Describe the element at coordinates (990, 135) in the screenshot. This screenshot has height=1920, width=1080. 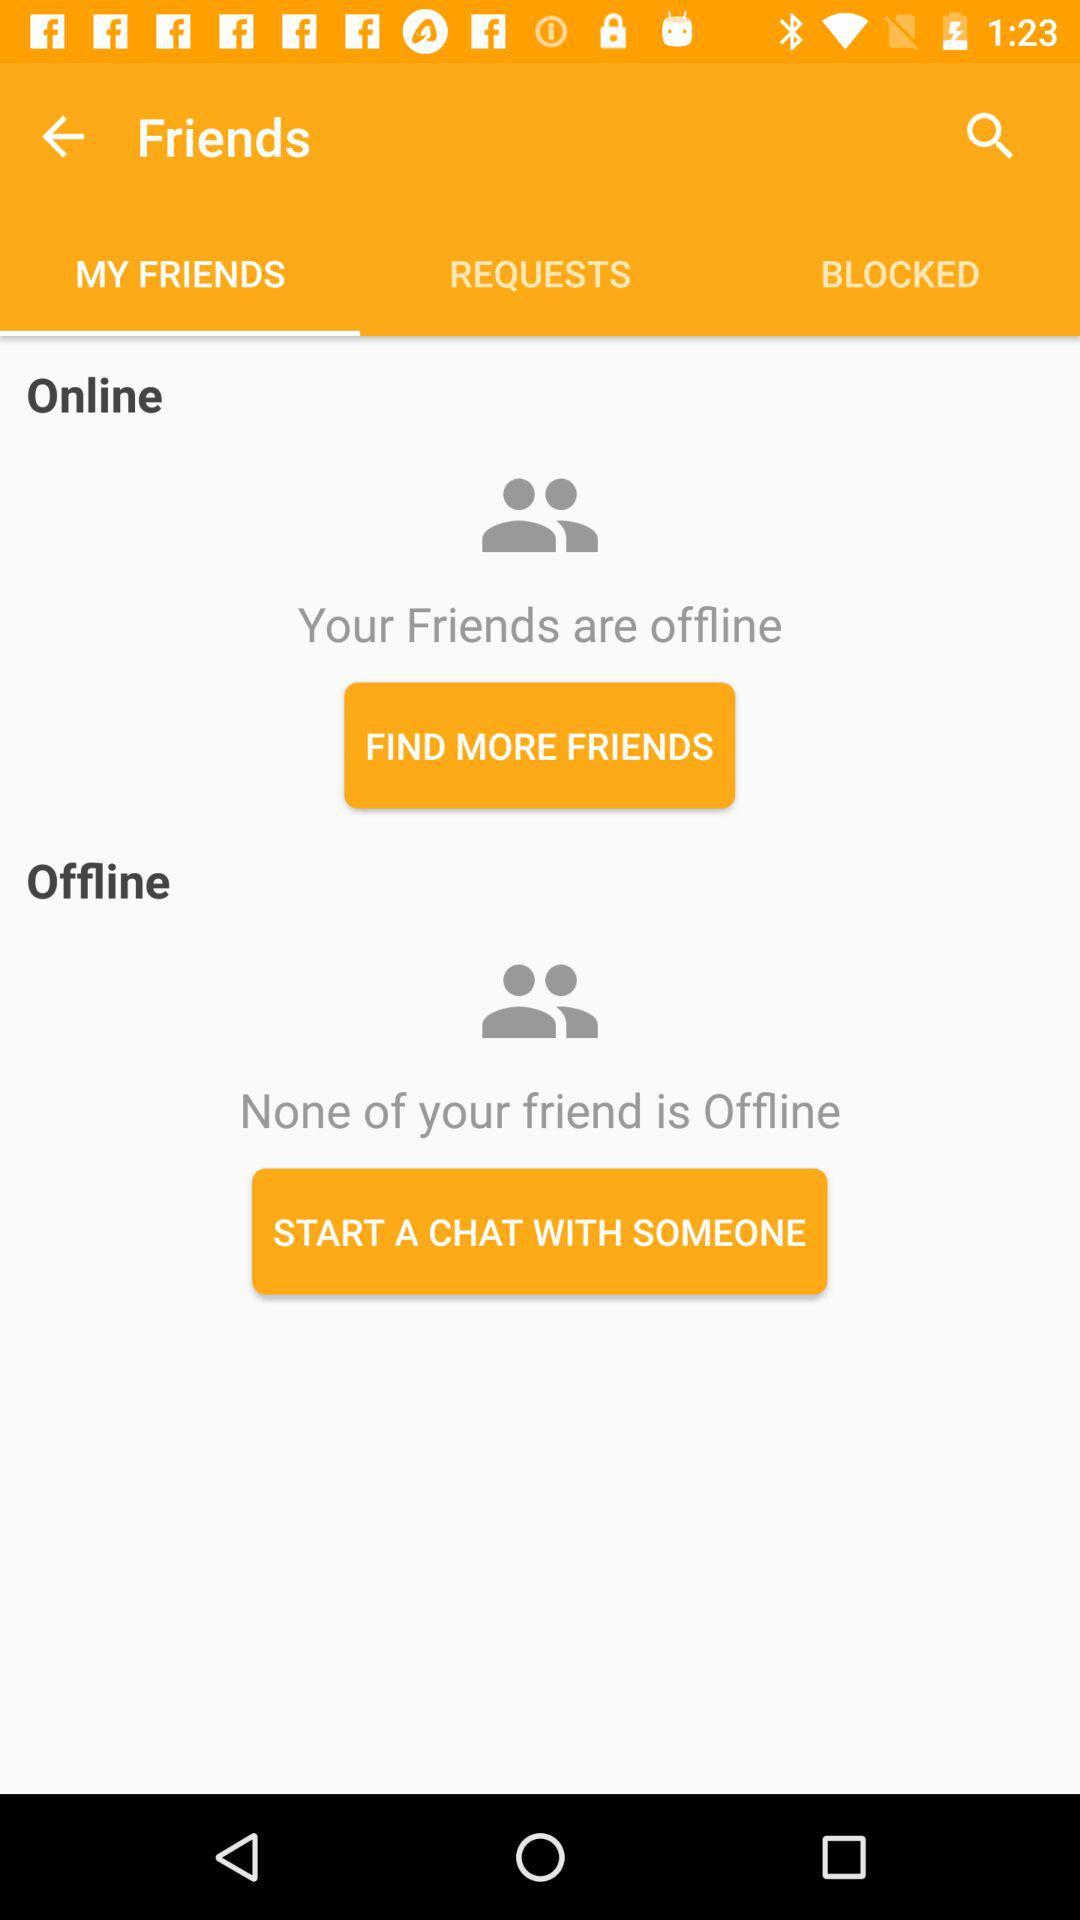
I see `icon to the right of the friends item` at that location.